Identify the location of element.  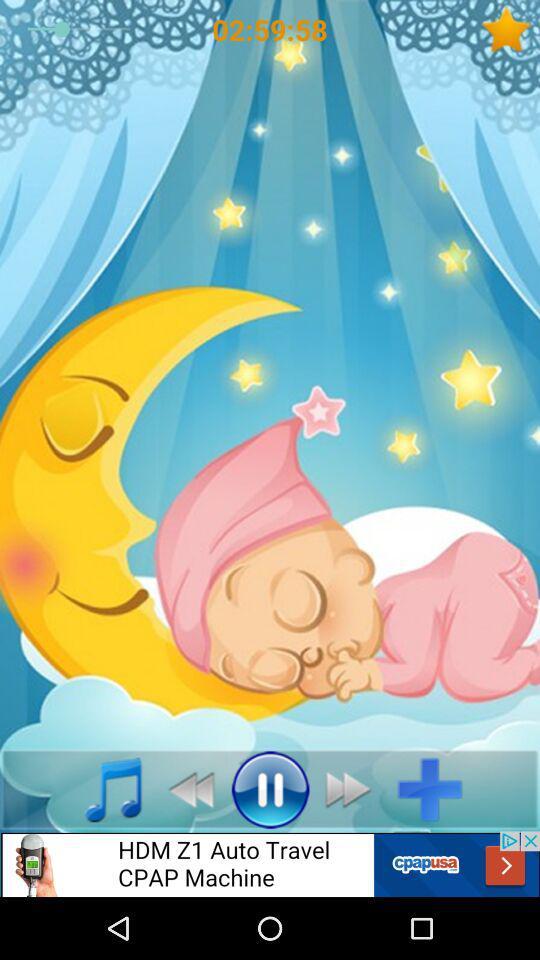
(436, 789).